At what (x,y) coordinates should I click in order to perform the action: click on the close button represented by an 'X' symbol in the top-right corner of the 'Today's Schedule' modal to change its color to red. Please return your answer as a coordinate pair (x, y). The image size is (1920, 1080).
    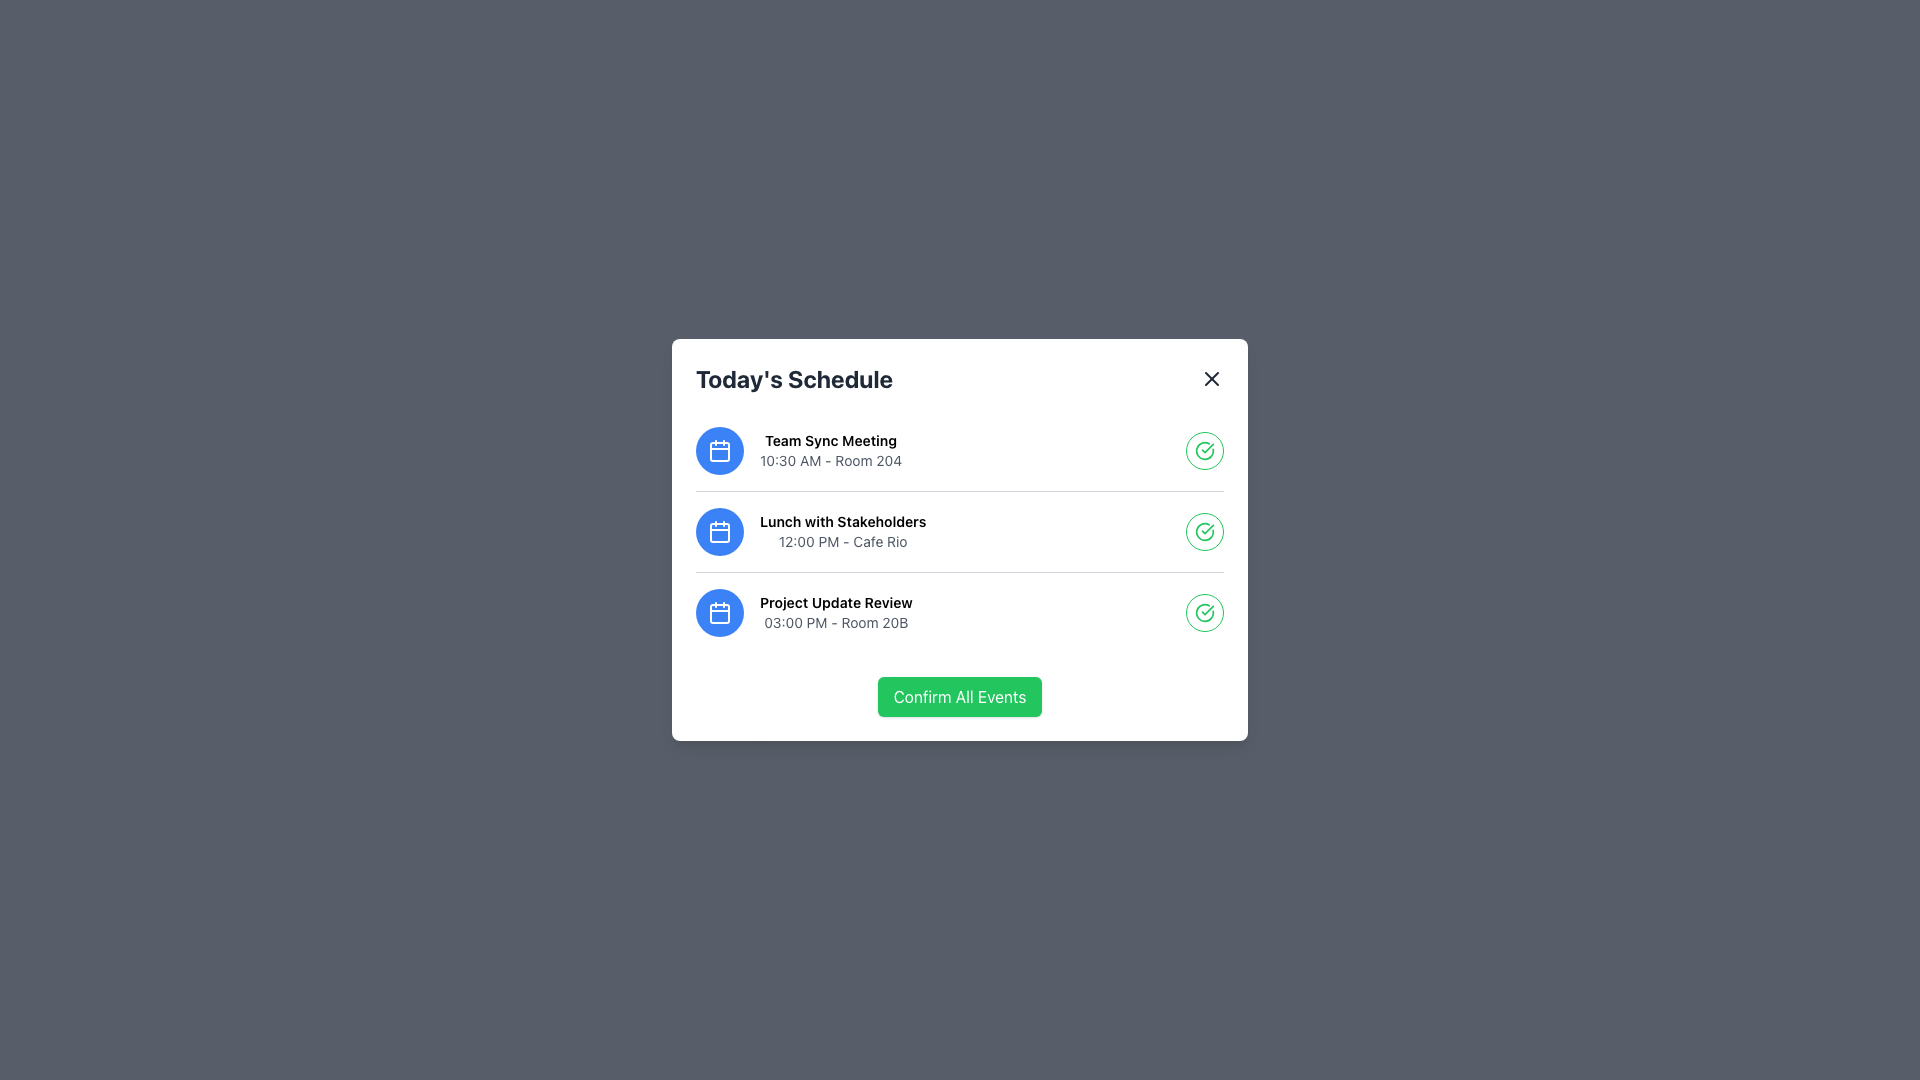
    Looking at the image, I should click on (1210, 378).